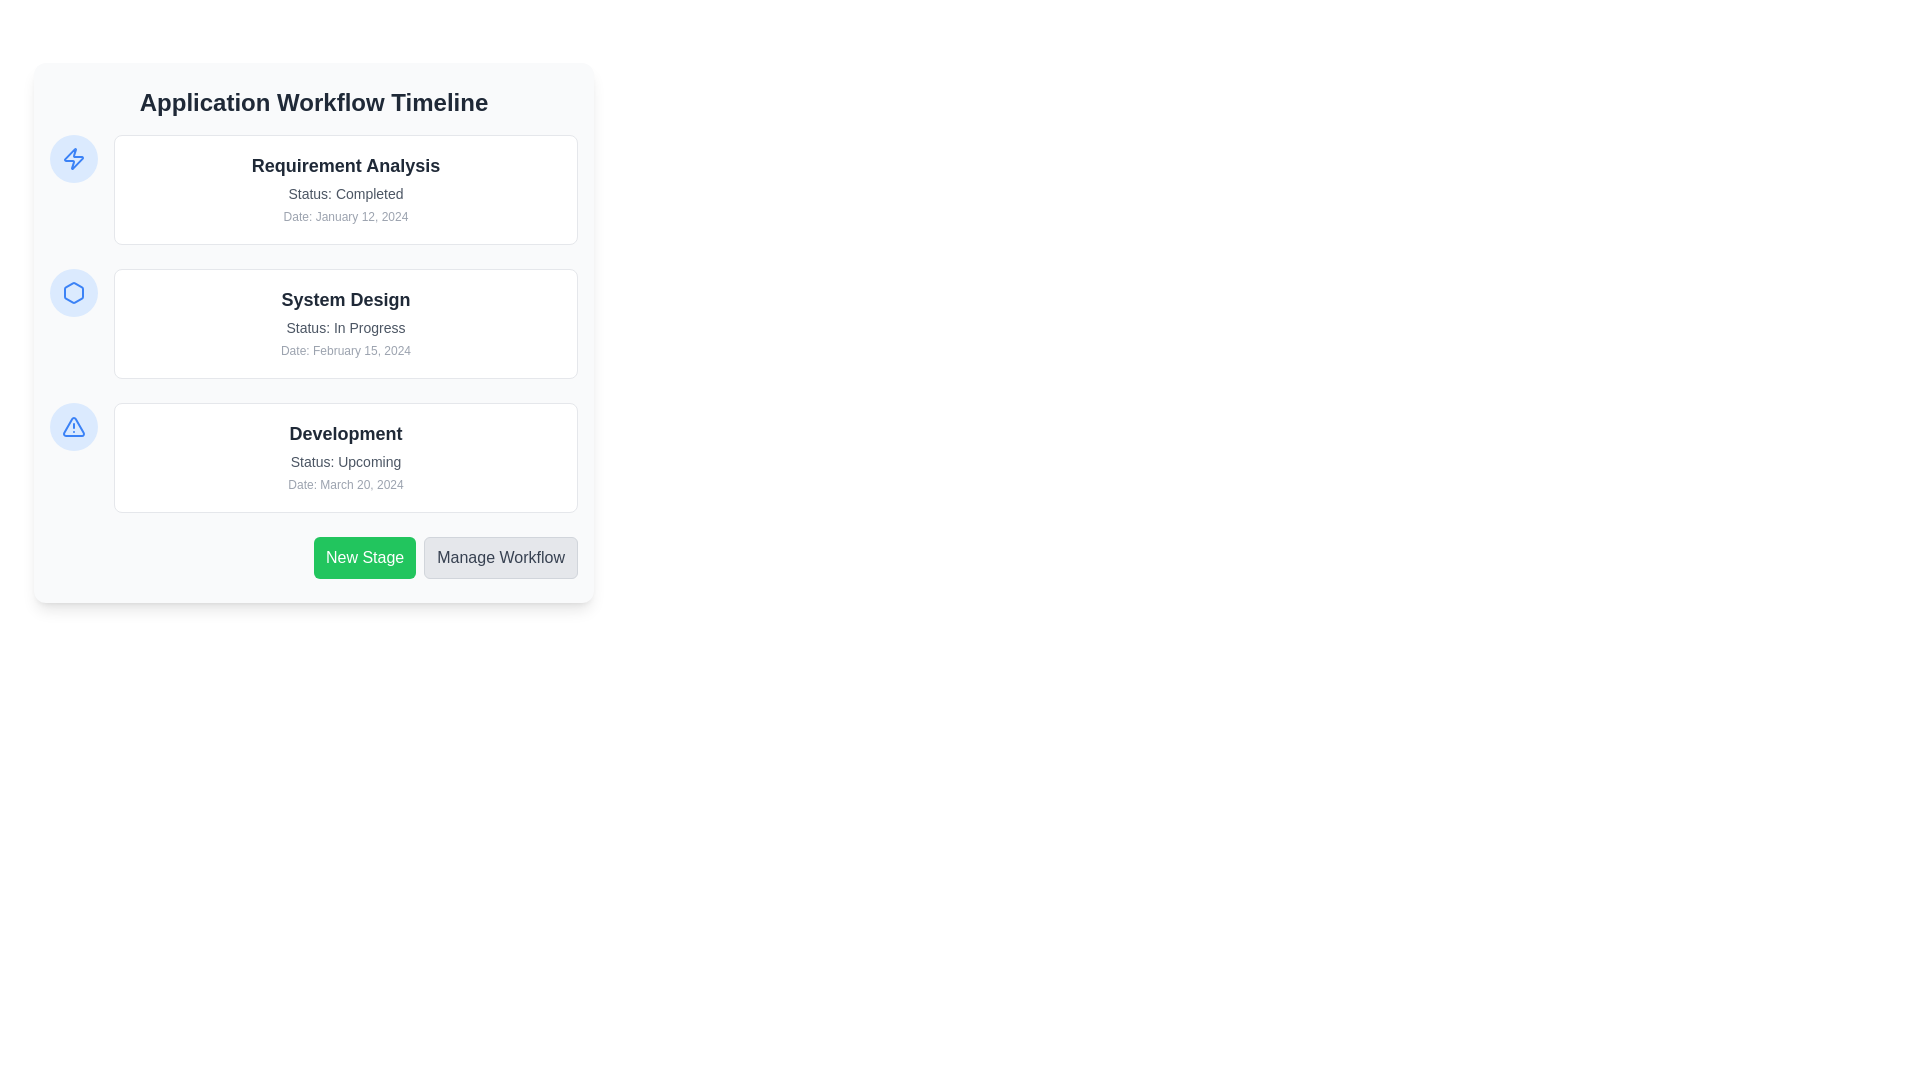  What do you see at coordinates (73, 426) in the screenshot?
I see `the alert icon indicating a notable or warning status for the 'Development' stage, located next to the 'Development' heading at the bottom-most group of elements` at bounding box center [73, 426].